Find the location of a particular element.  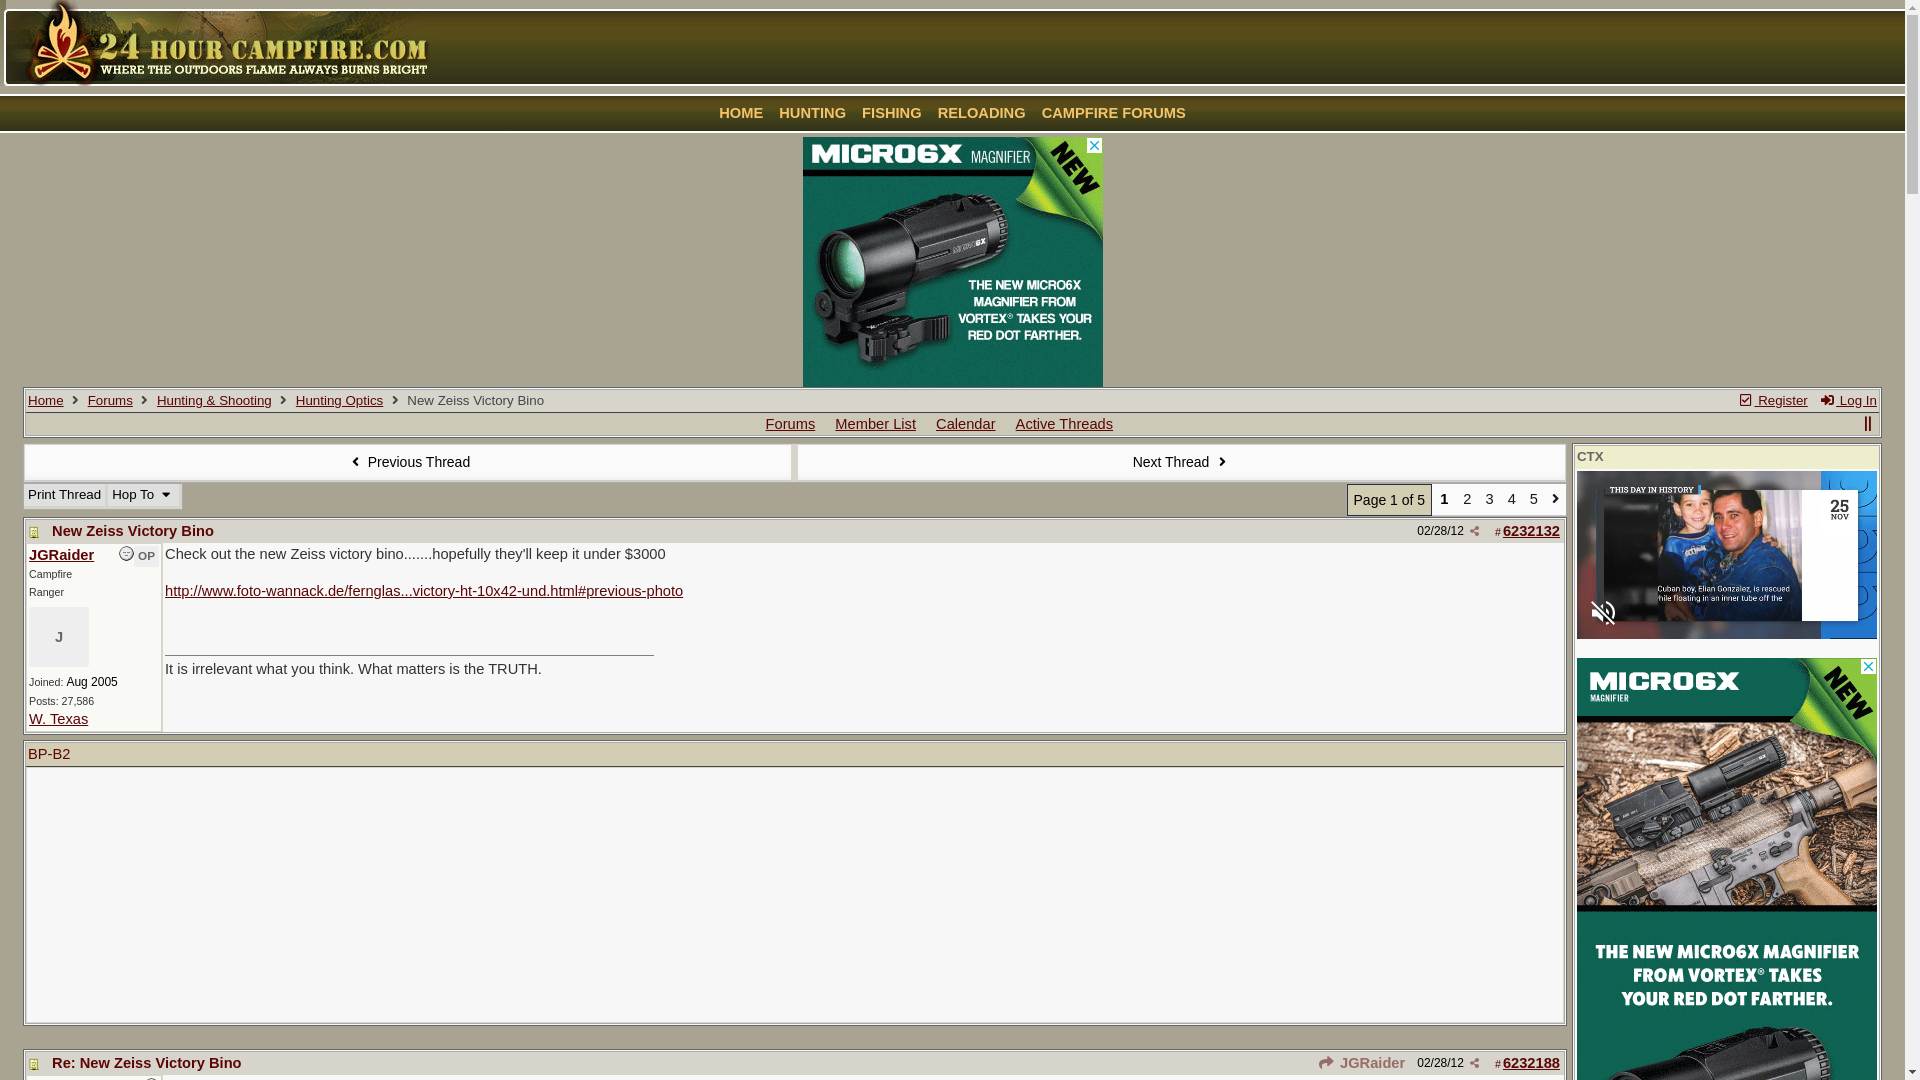

'6232188' is located at coordinates (1501, 1062).